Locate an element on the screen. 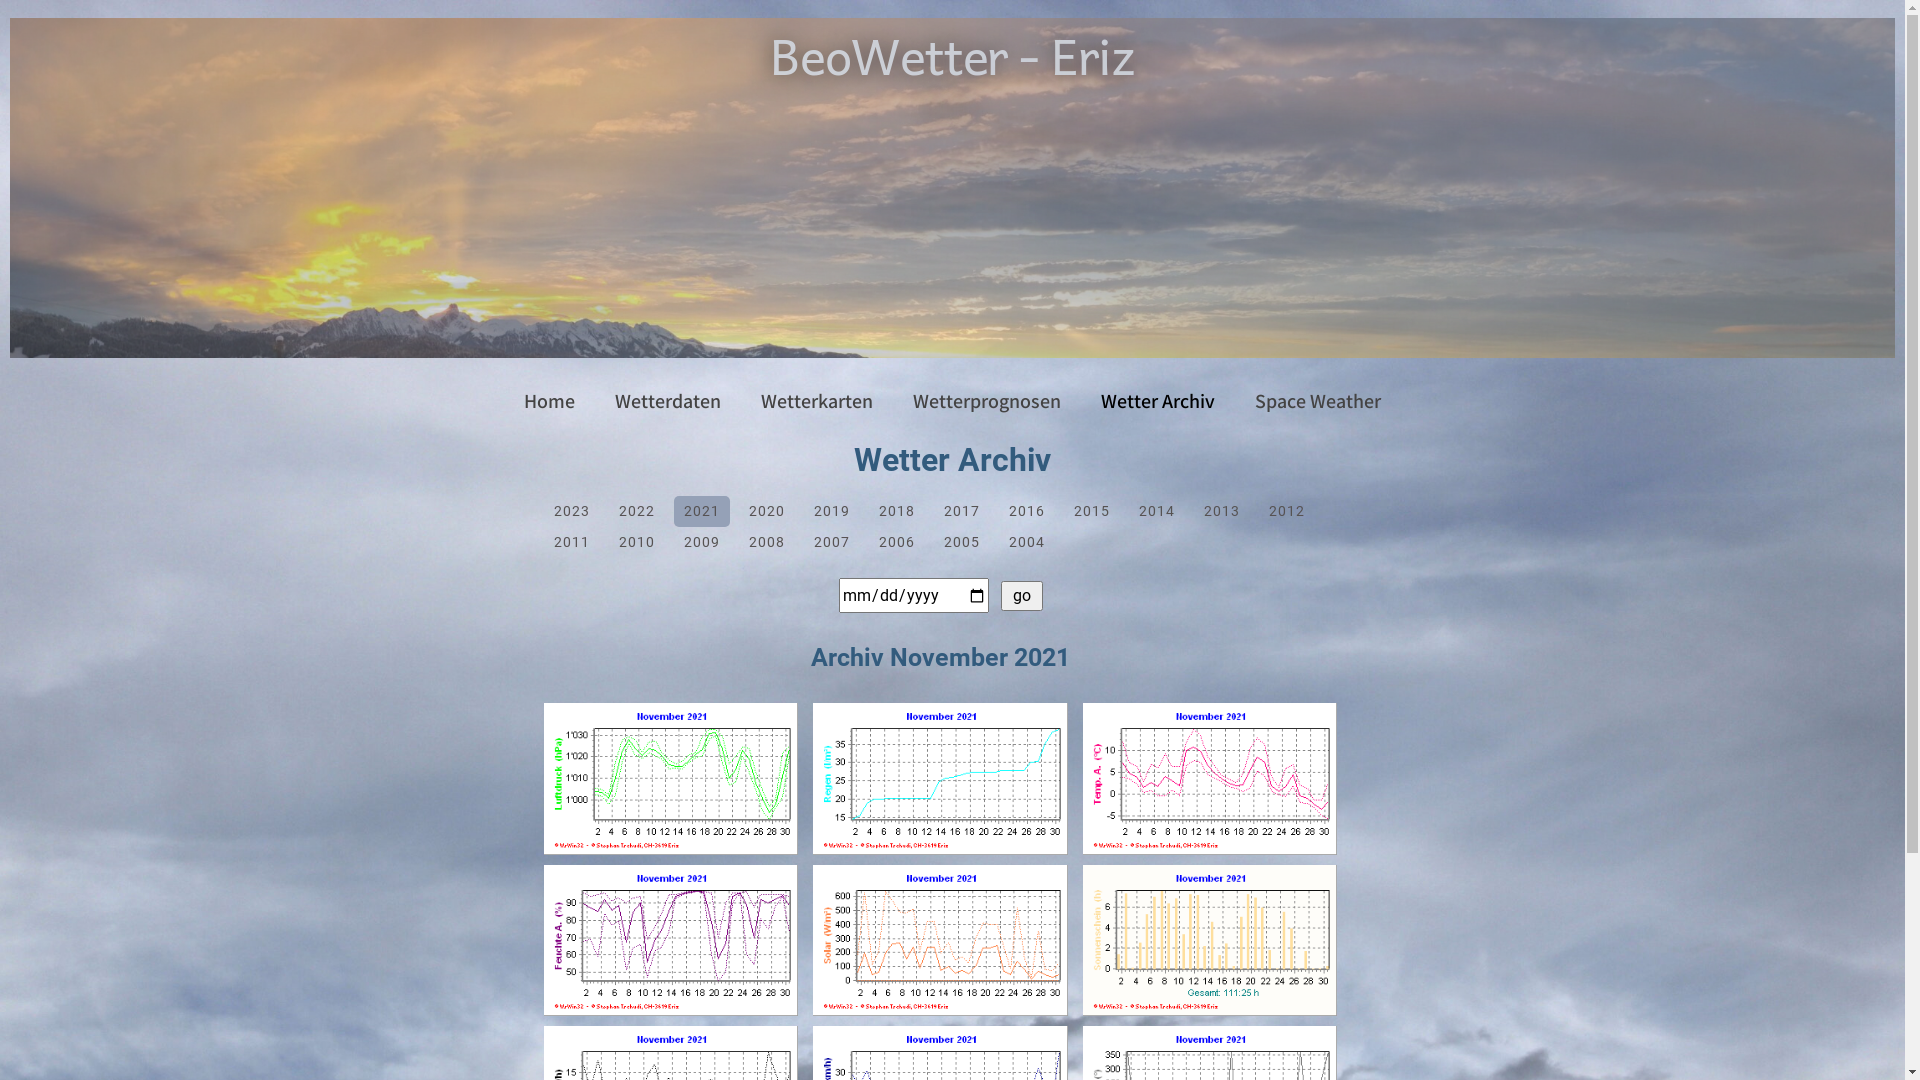  '2009' is located at coordinates (701, 542).